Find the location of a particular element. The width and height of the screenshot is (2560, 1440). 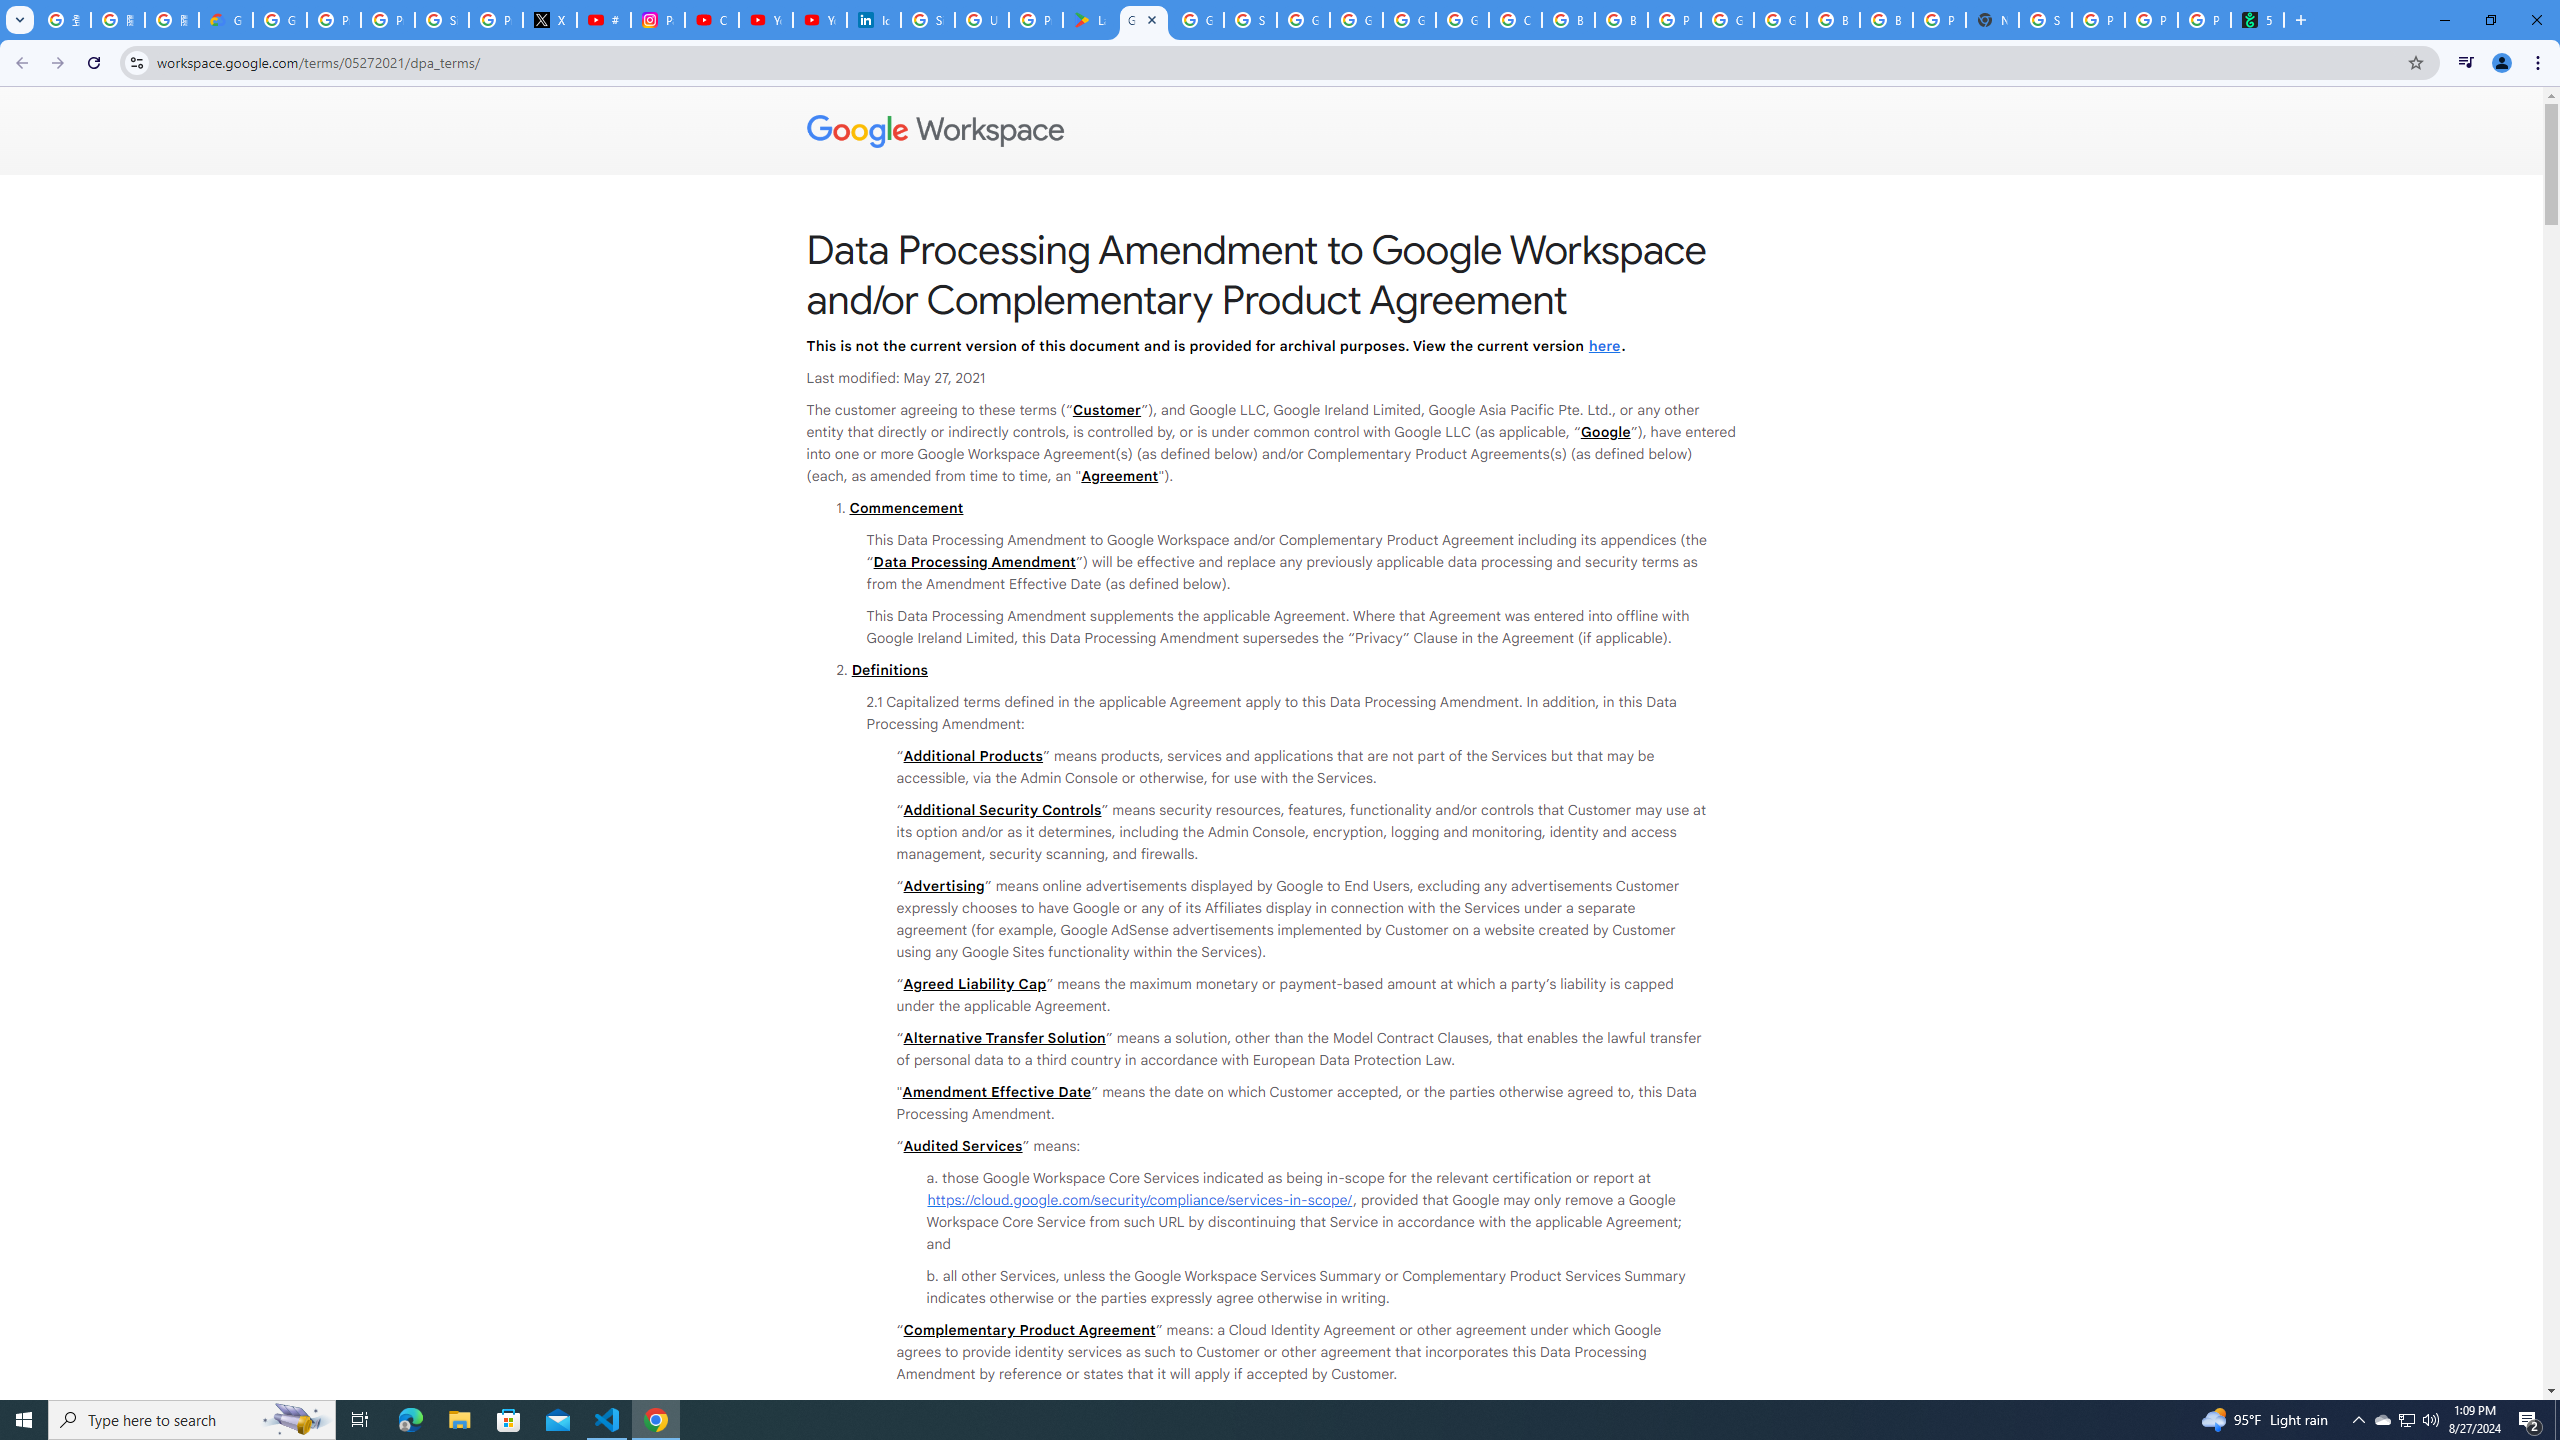

'Privacy Help Center - Policies Help' is located at coordinates (388, 19).